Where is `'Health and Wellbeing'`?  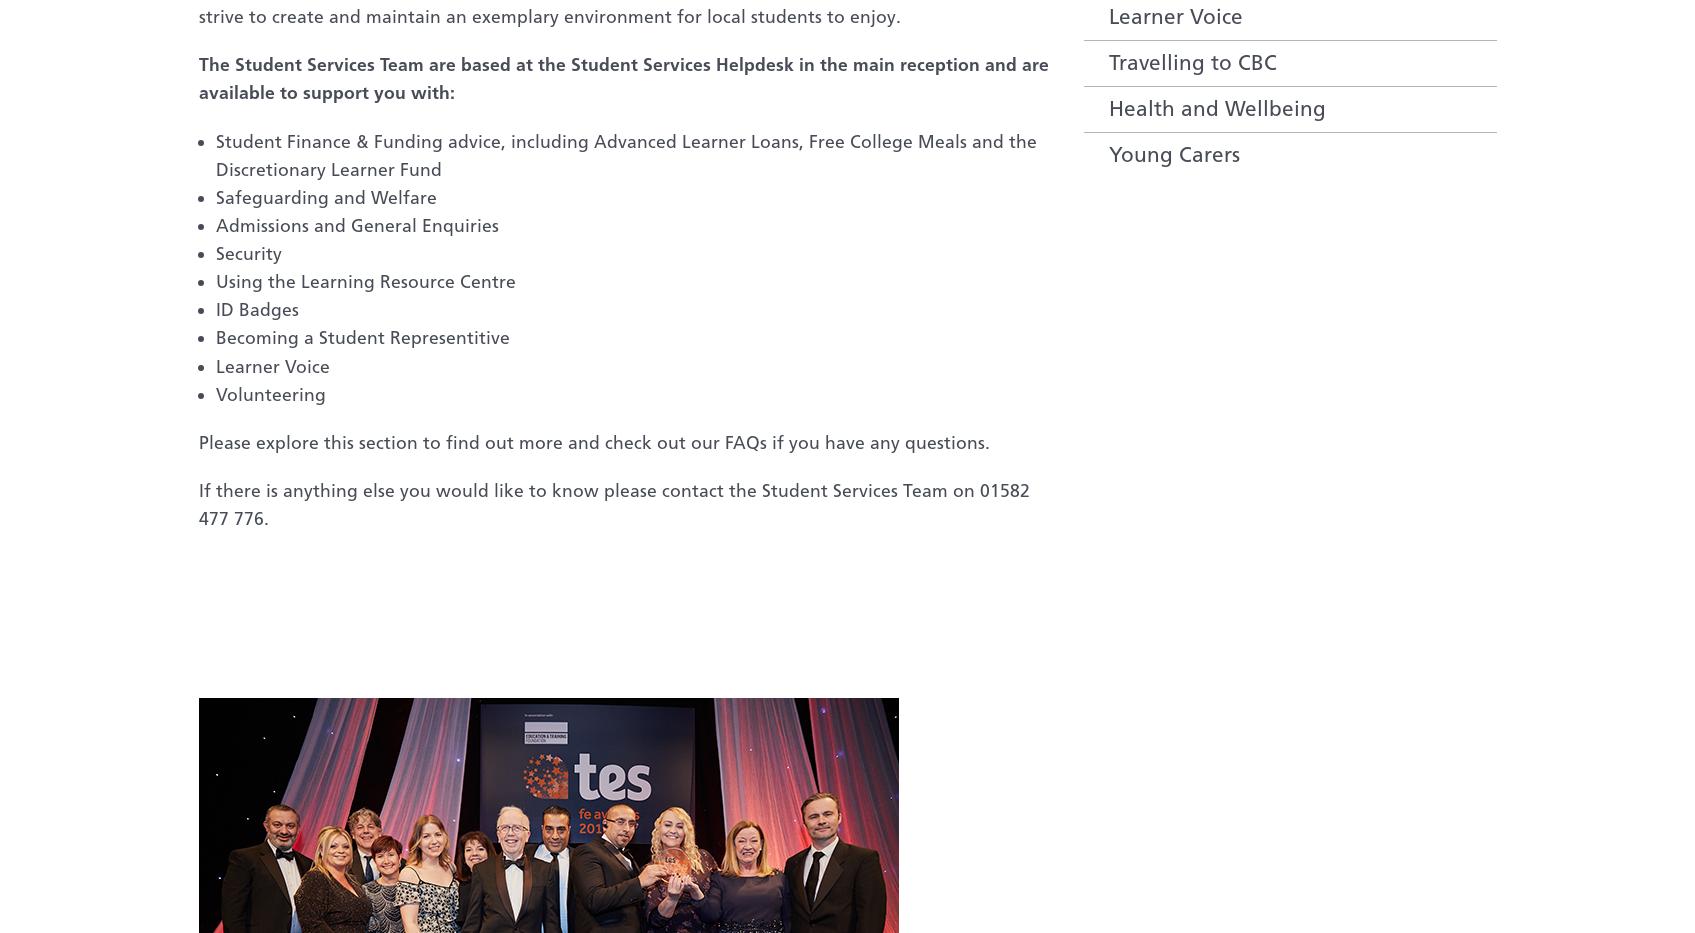
'Health and Wellbeing' is located at coordinates (1216, 107).